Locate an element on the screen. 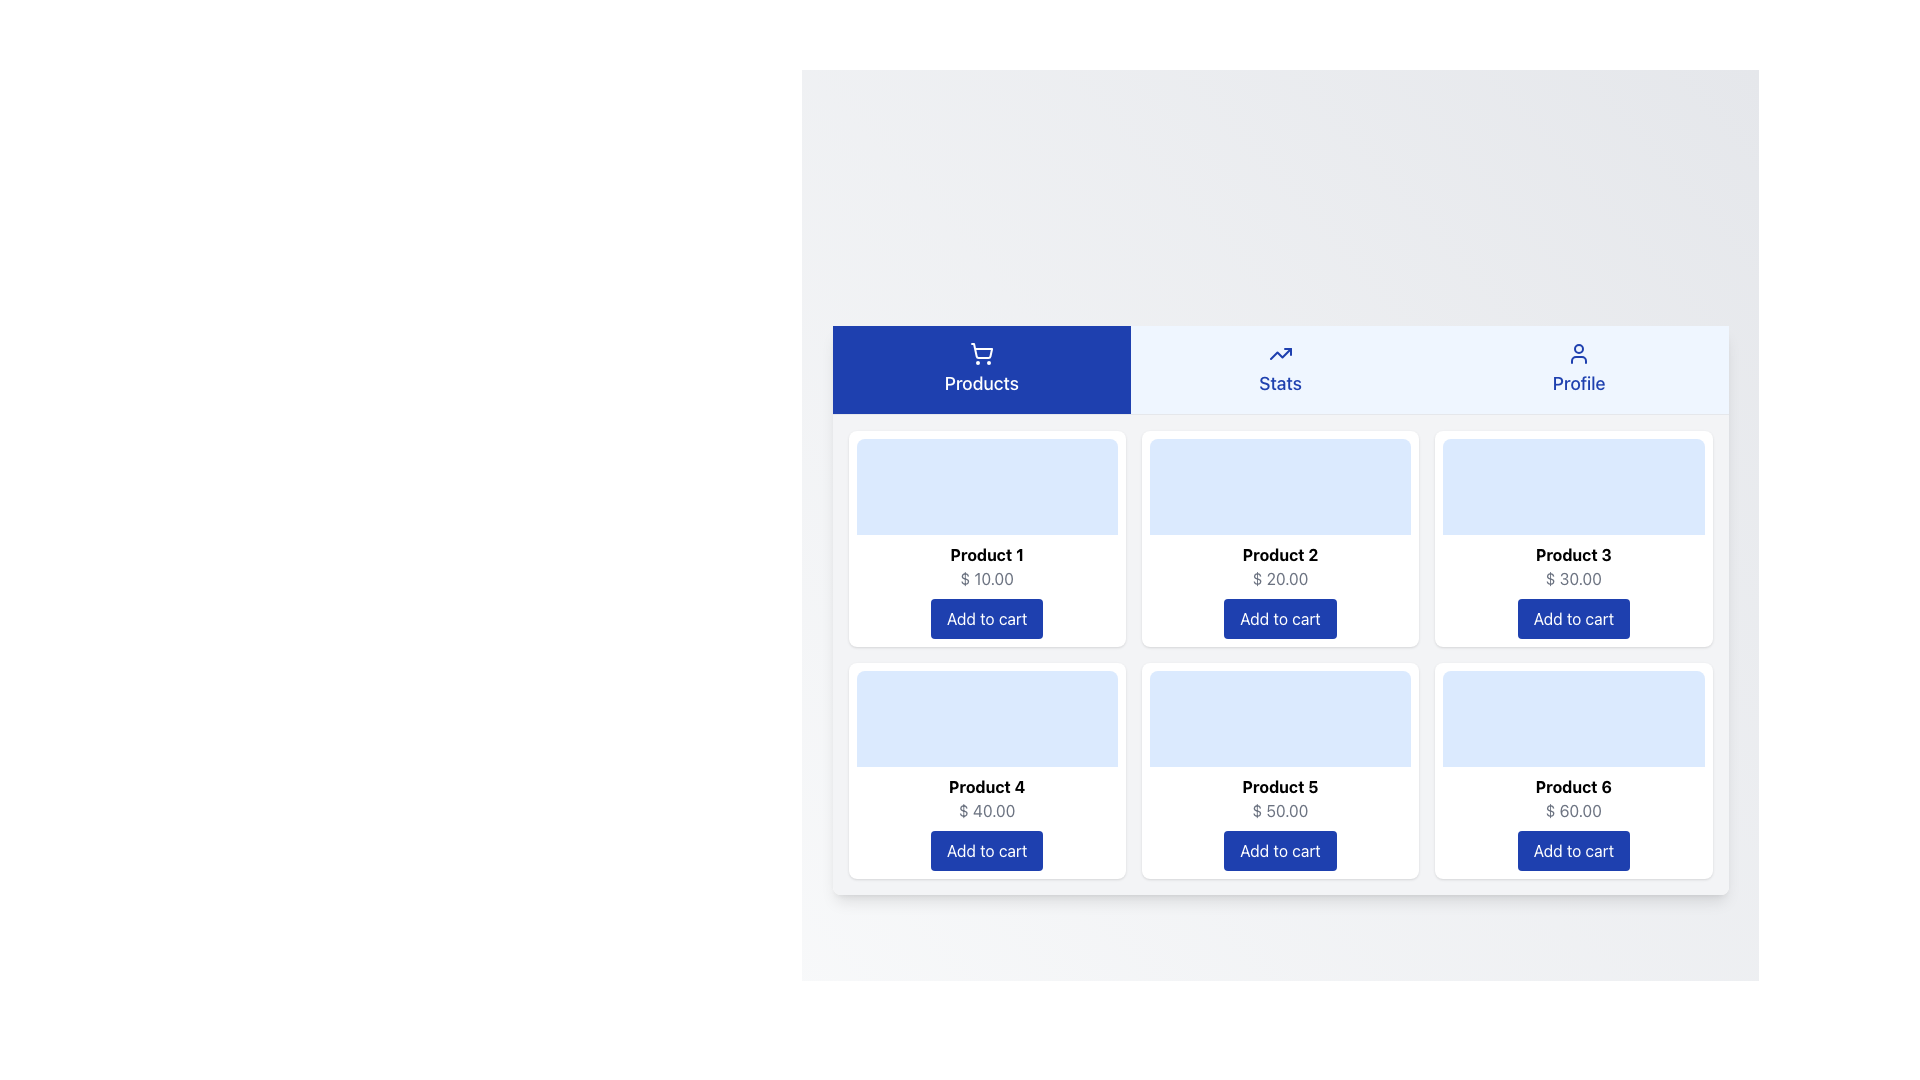  the product card in the second row and second column of the grid layout is located at coordinates (1280, 769).